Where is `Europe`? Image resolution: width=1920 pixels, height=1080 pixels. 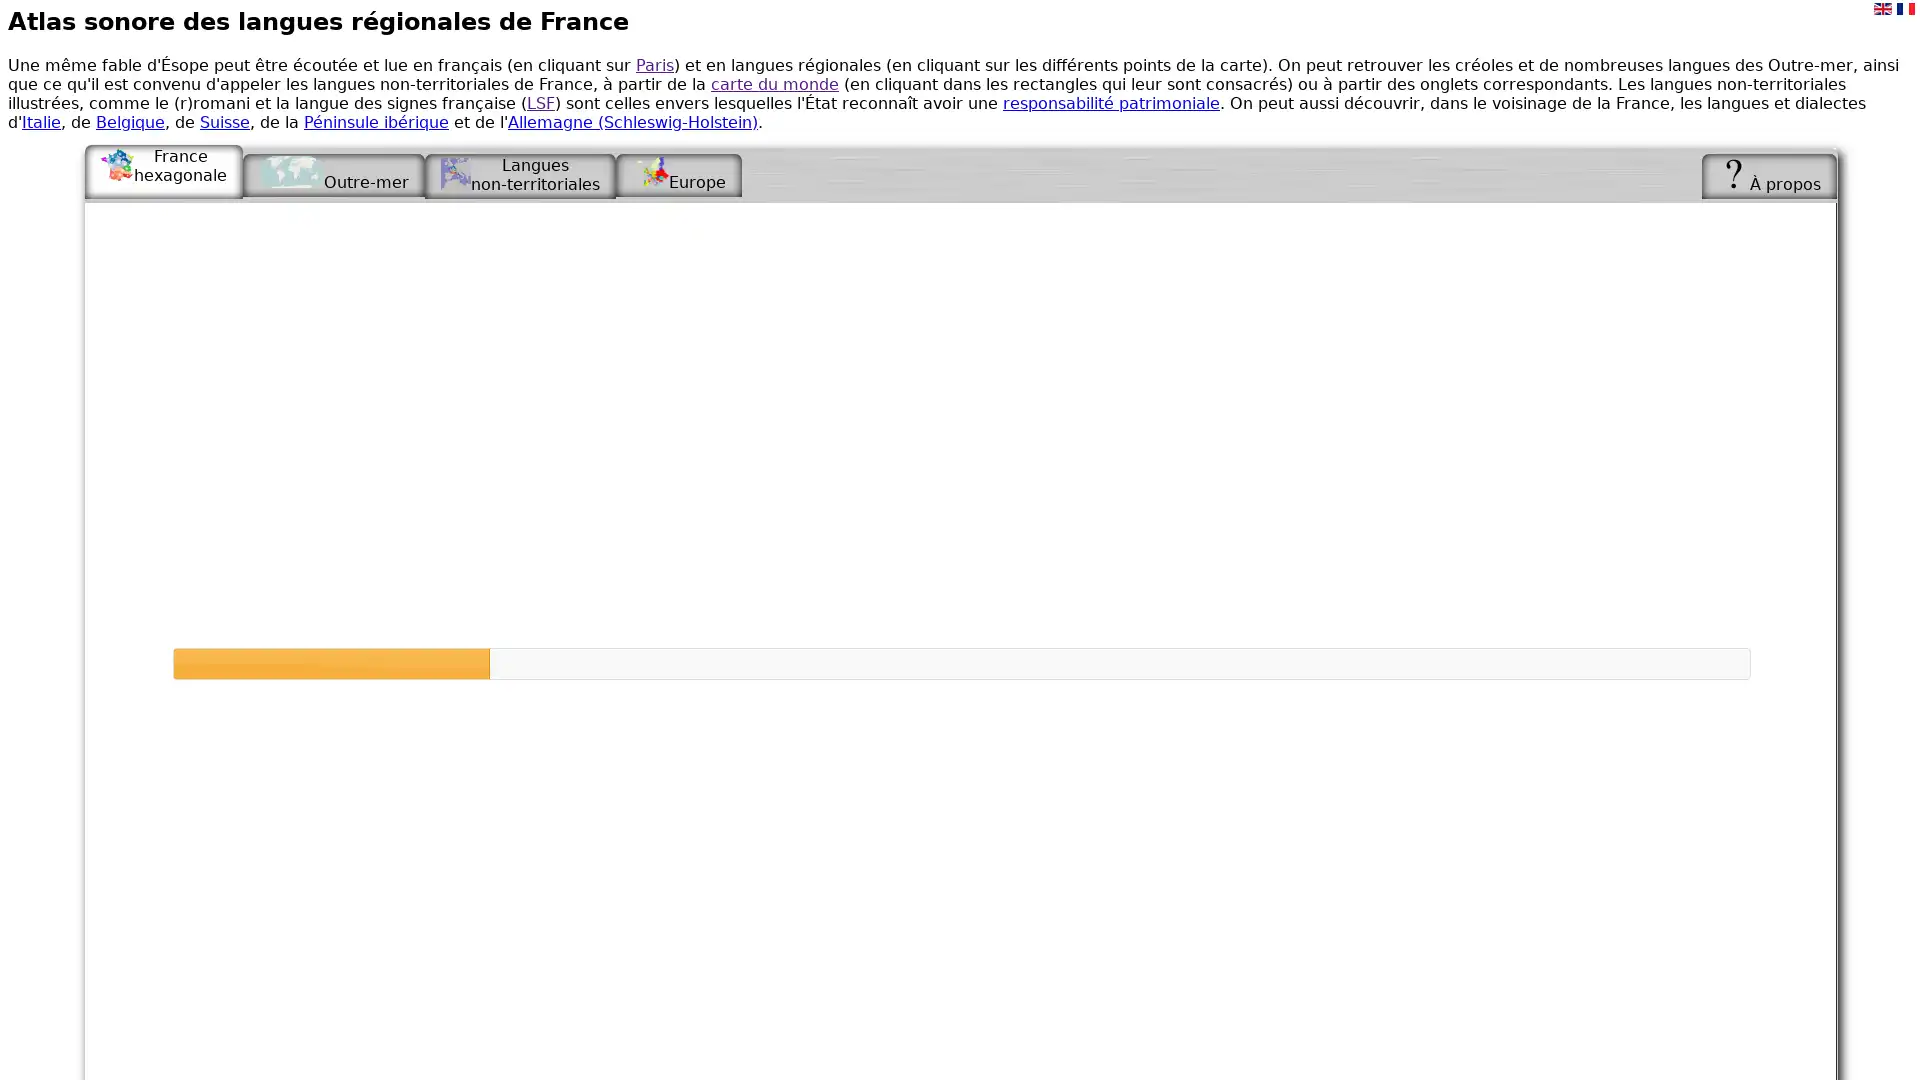
Europe is located at coordinates (678, 173).